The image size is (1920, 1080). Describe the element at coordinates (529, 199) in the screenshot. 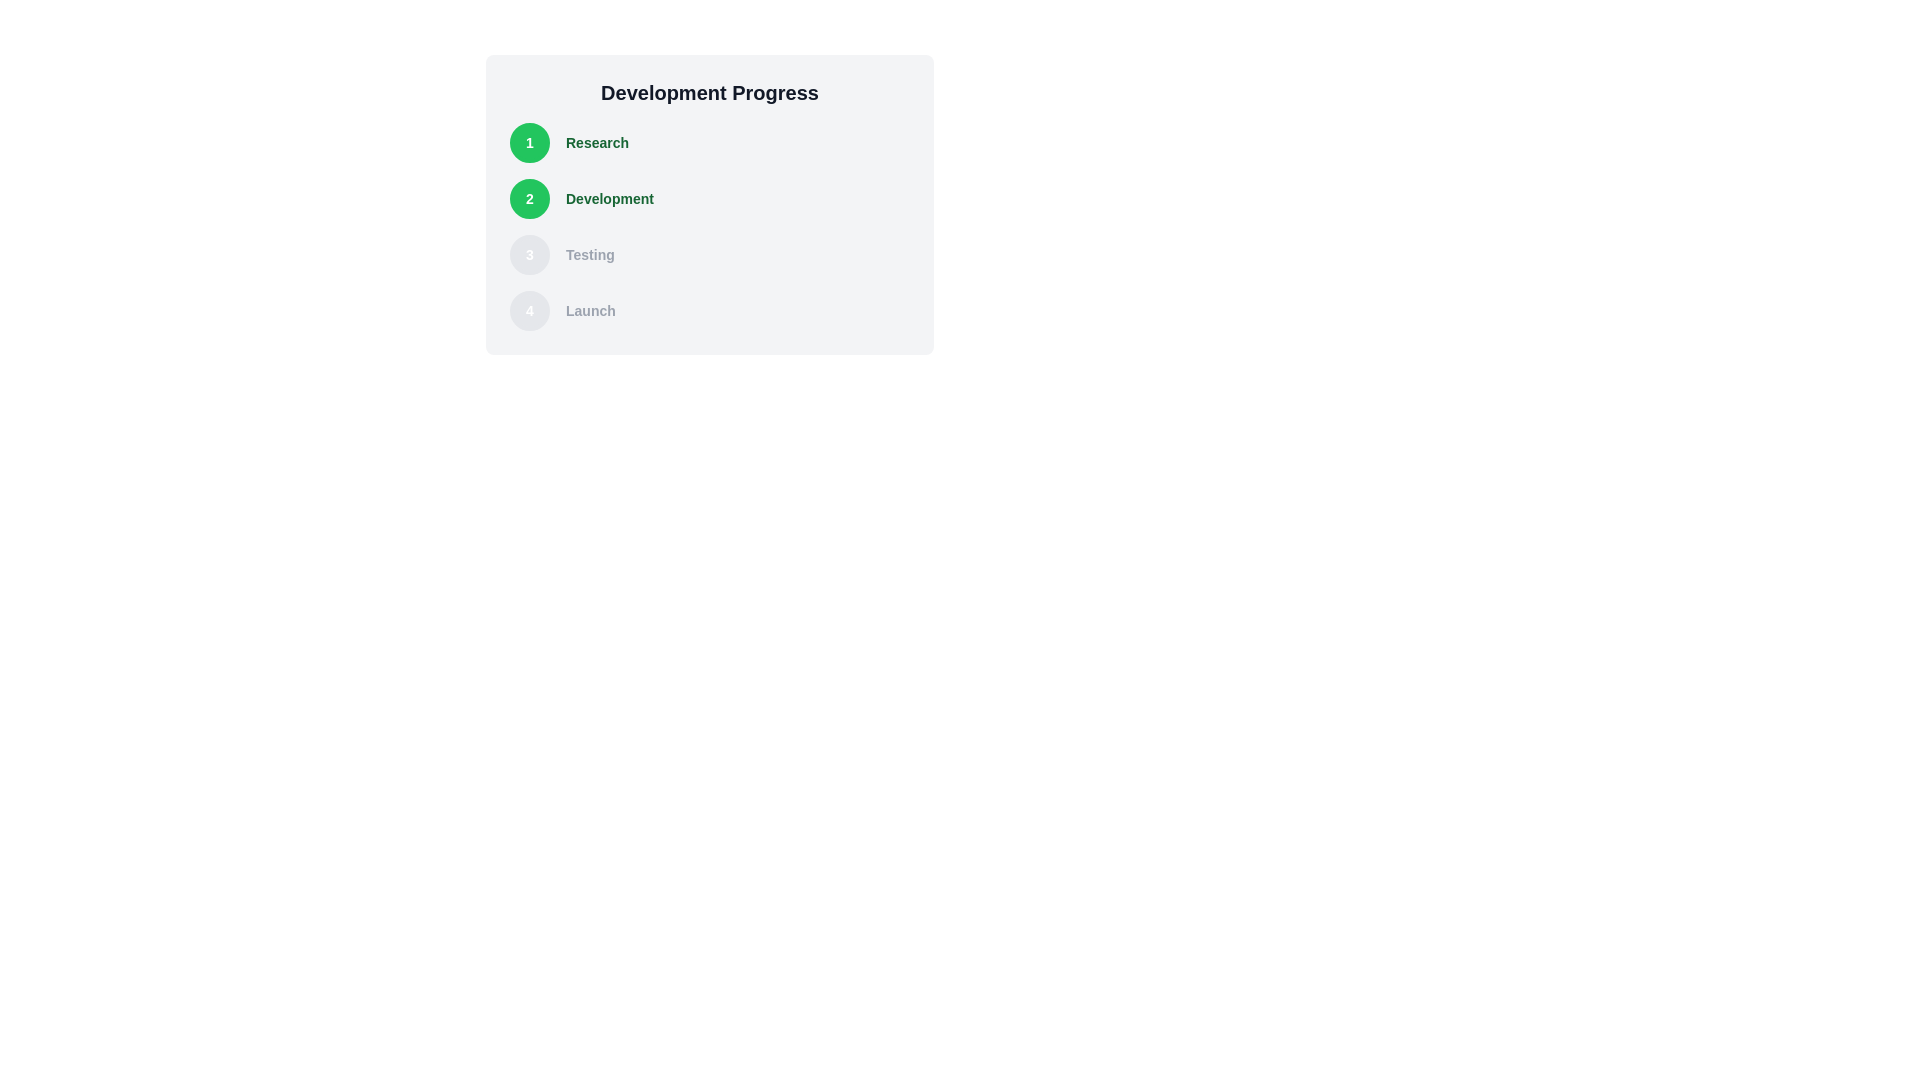

I see `the text label representing step number '2' in the green circle of the vertical progress indicator under 'Development Progress'` at that location.